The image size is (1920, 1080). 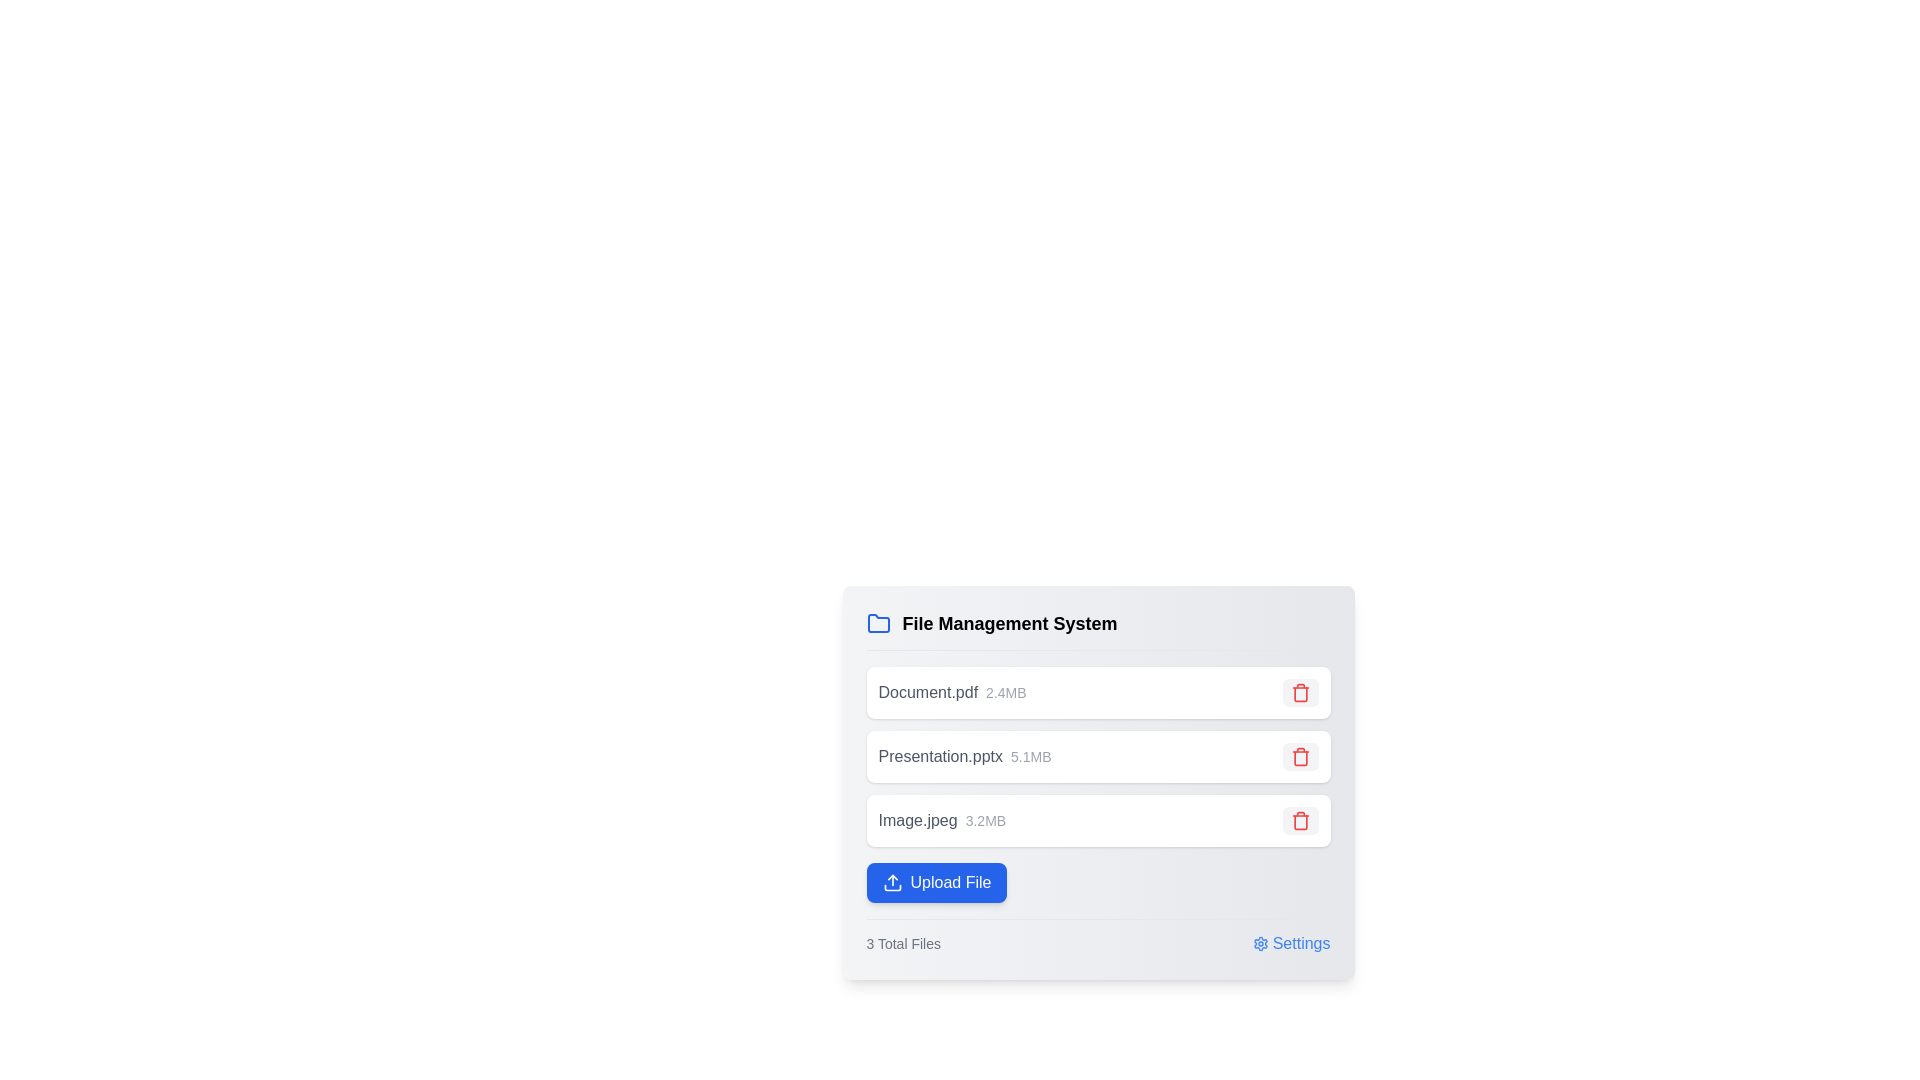 I want to click on the gear icon representing the settings functionality, located to the left of the 'Settings' label, so click(x=1259, y=944).